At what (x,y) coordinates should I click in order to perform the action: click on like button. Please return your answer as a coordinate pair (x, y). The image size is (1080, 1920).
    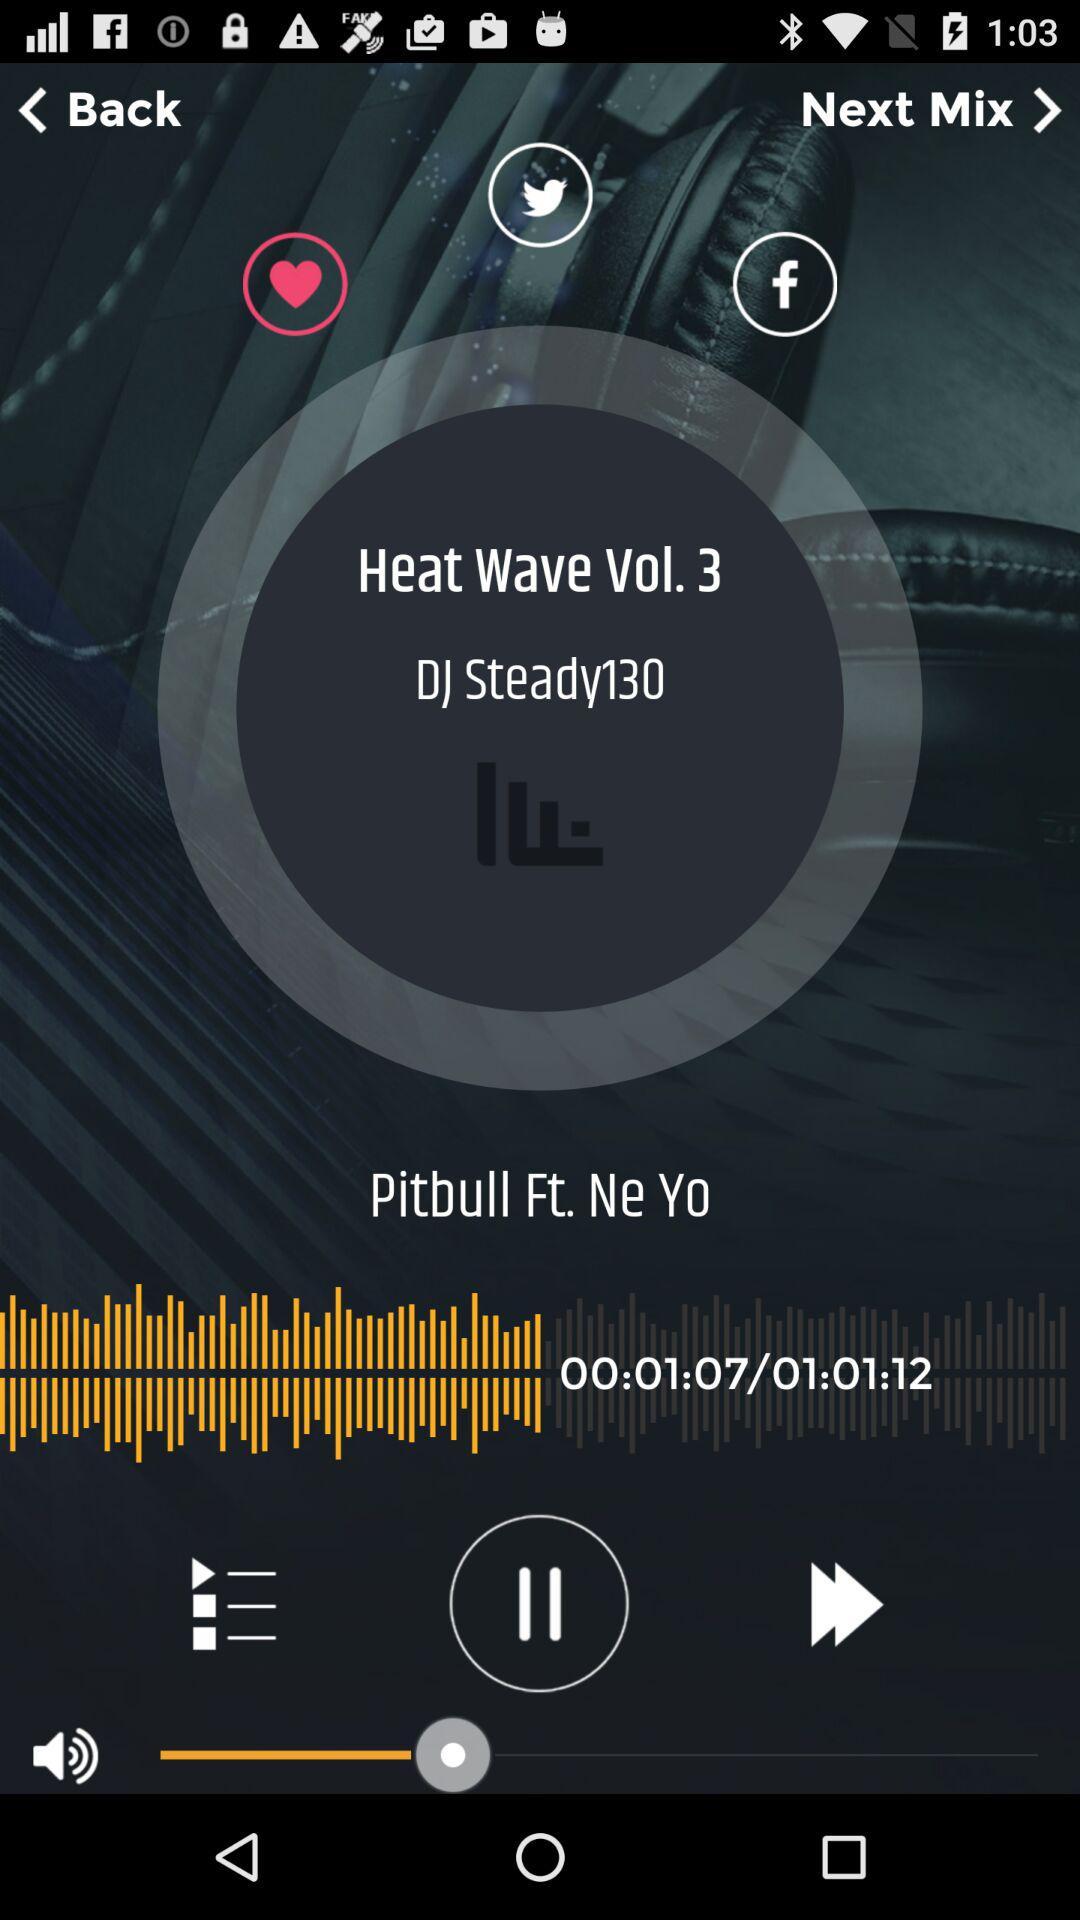
    Looking at the image, I should click on (295, 283).